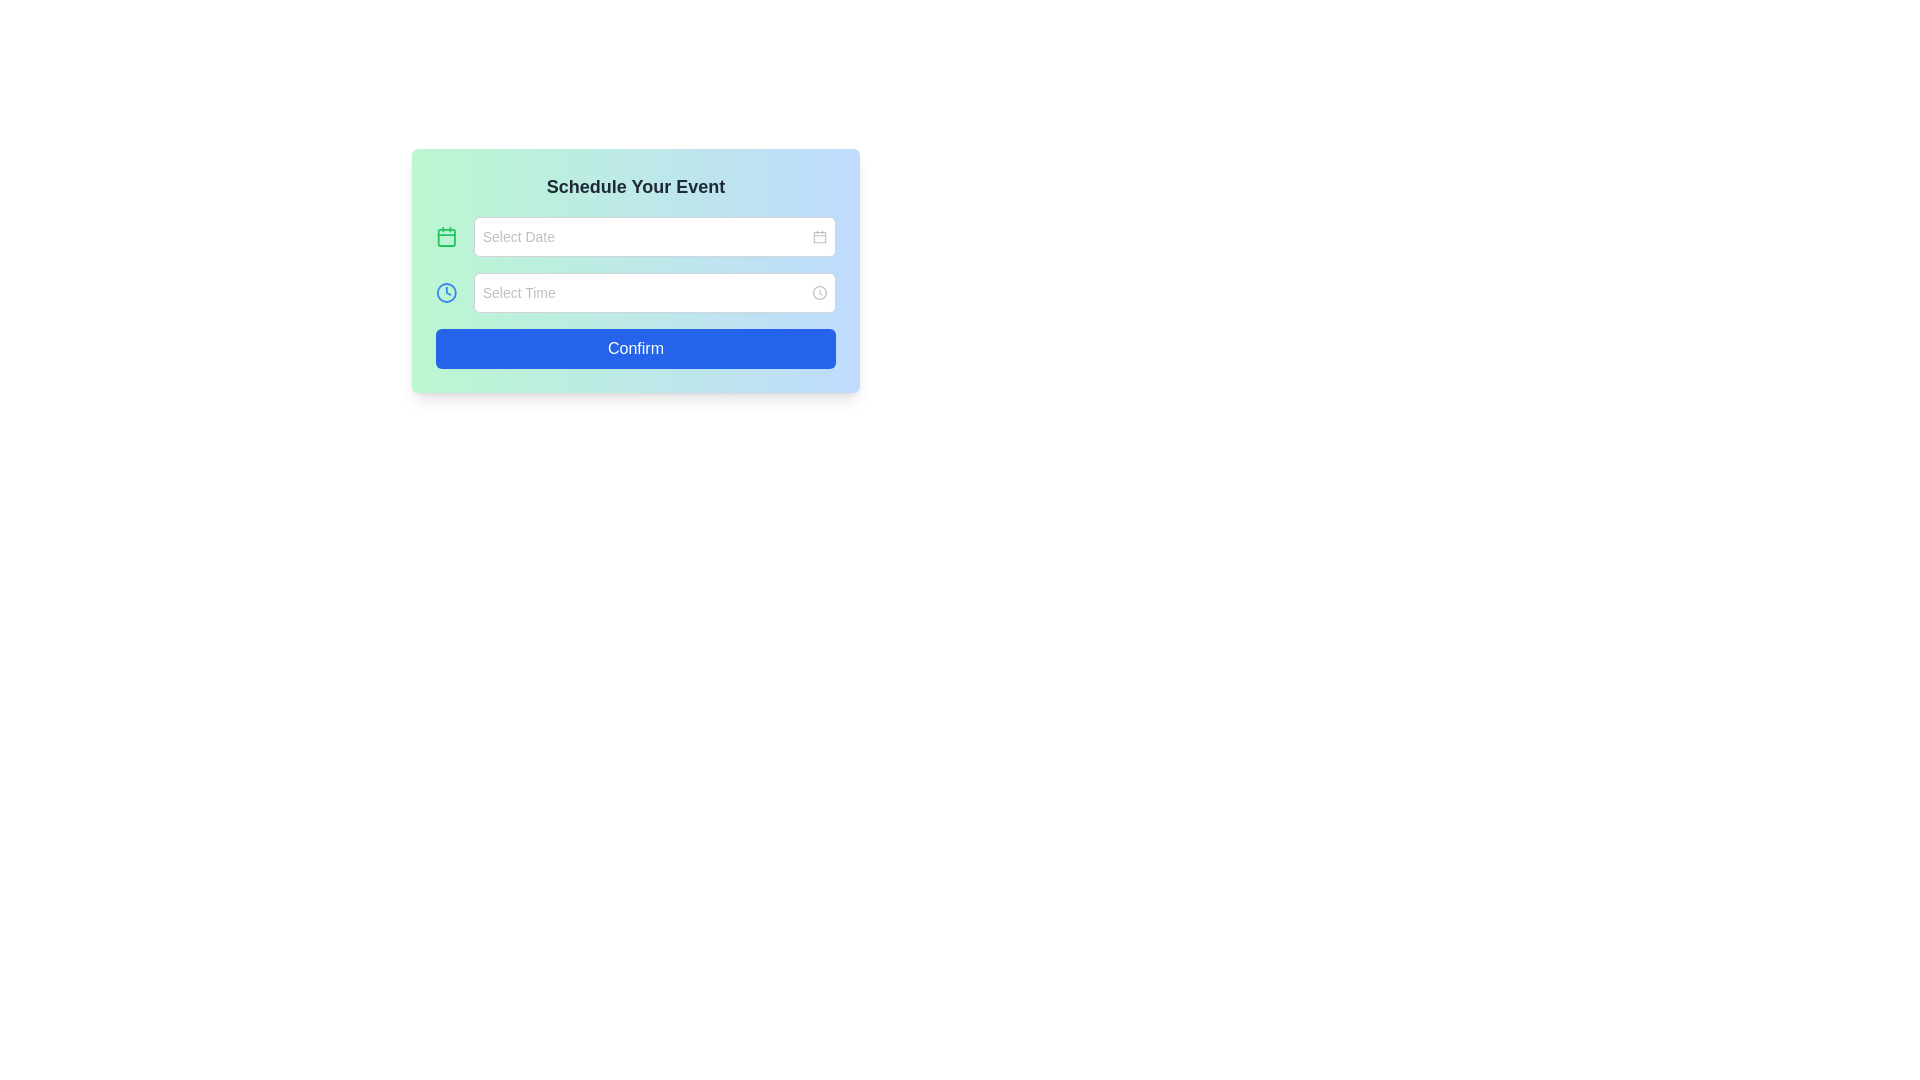 This screenshot has height=1080, width=1920. I want to click on the time selection input field in the 'Schedule Your Event' form, so click(654, 293).